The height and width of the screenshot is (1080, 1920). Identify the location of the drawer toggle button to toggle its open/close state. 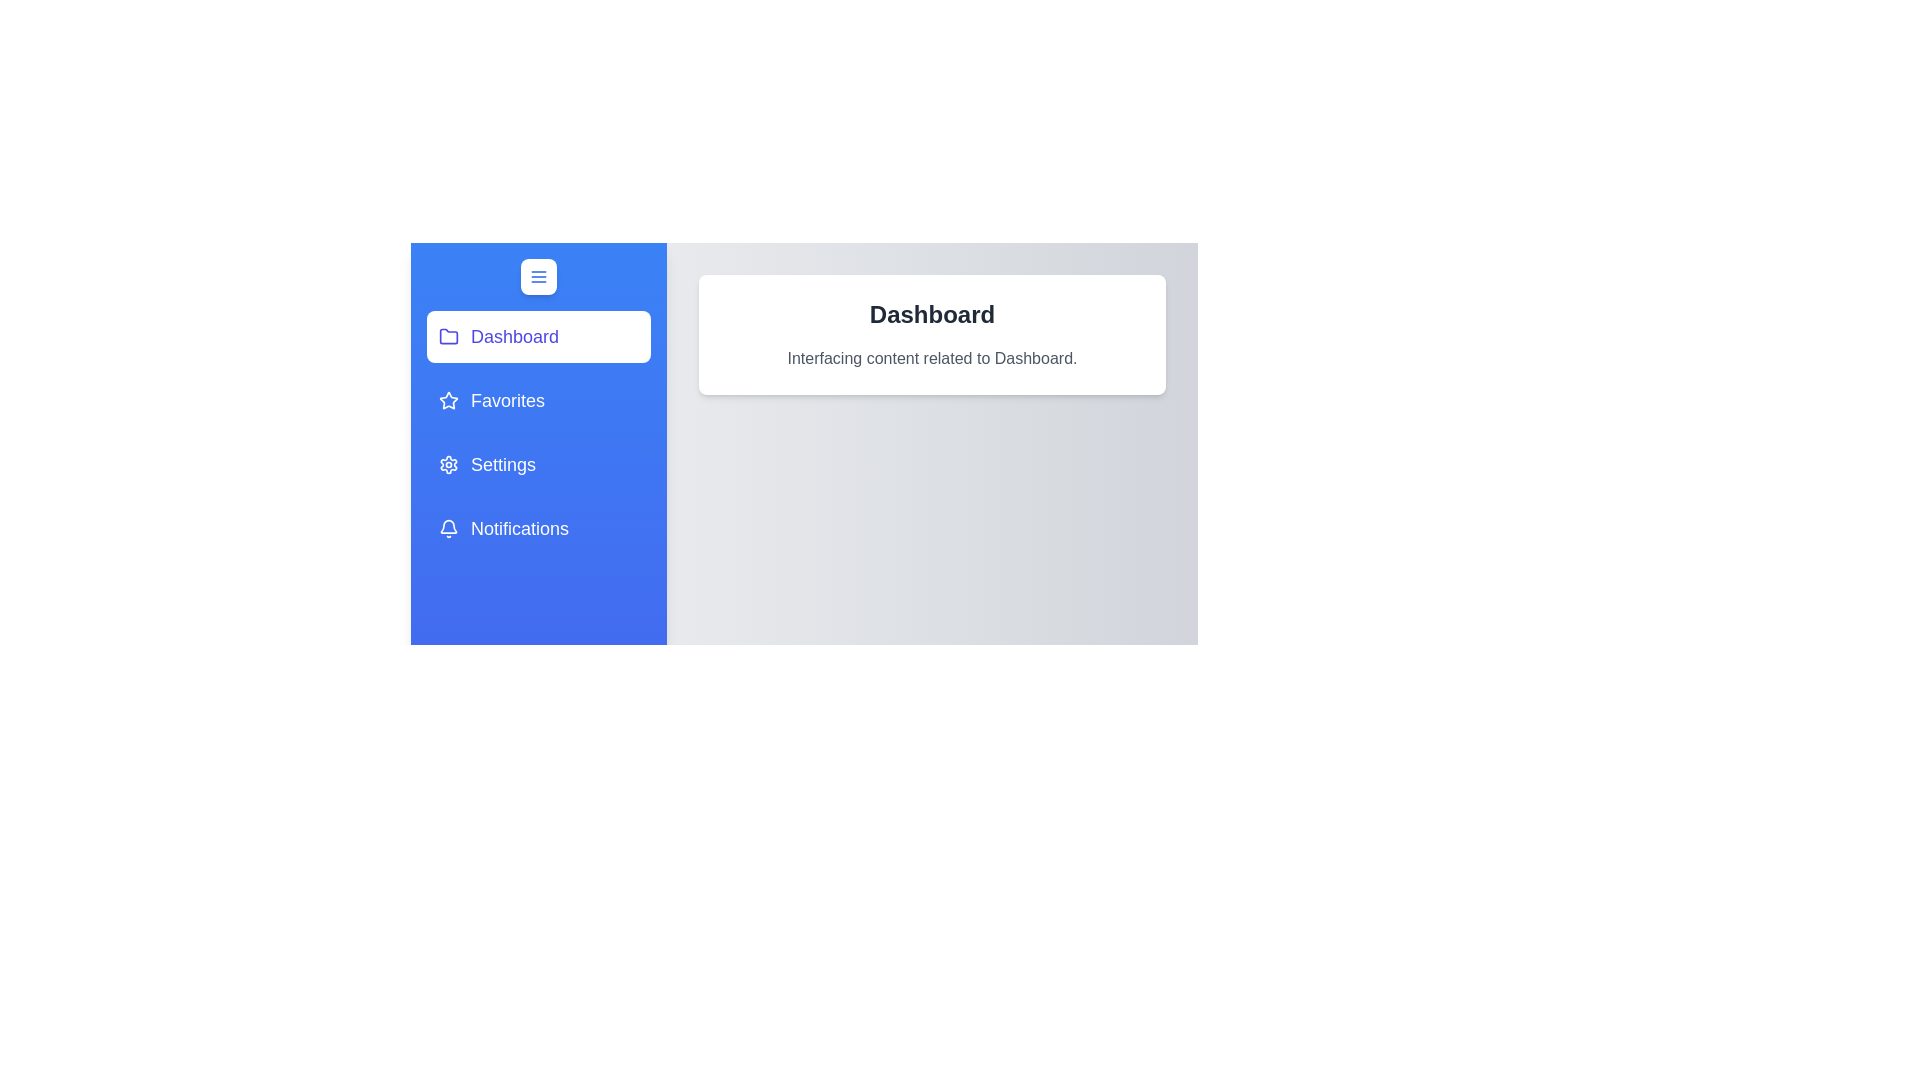
(538, 277).